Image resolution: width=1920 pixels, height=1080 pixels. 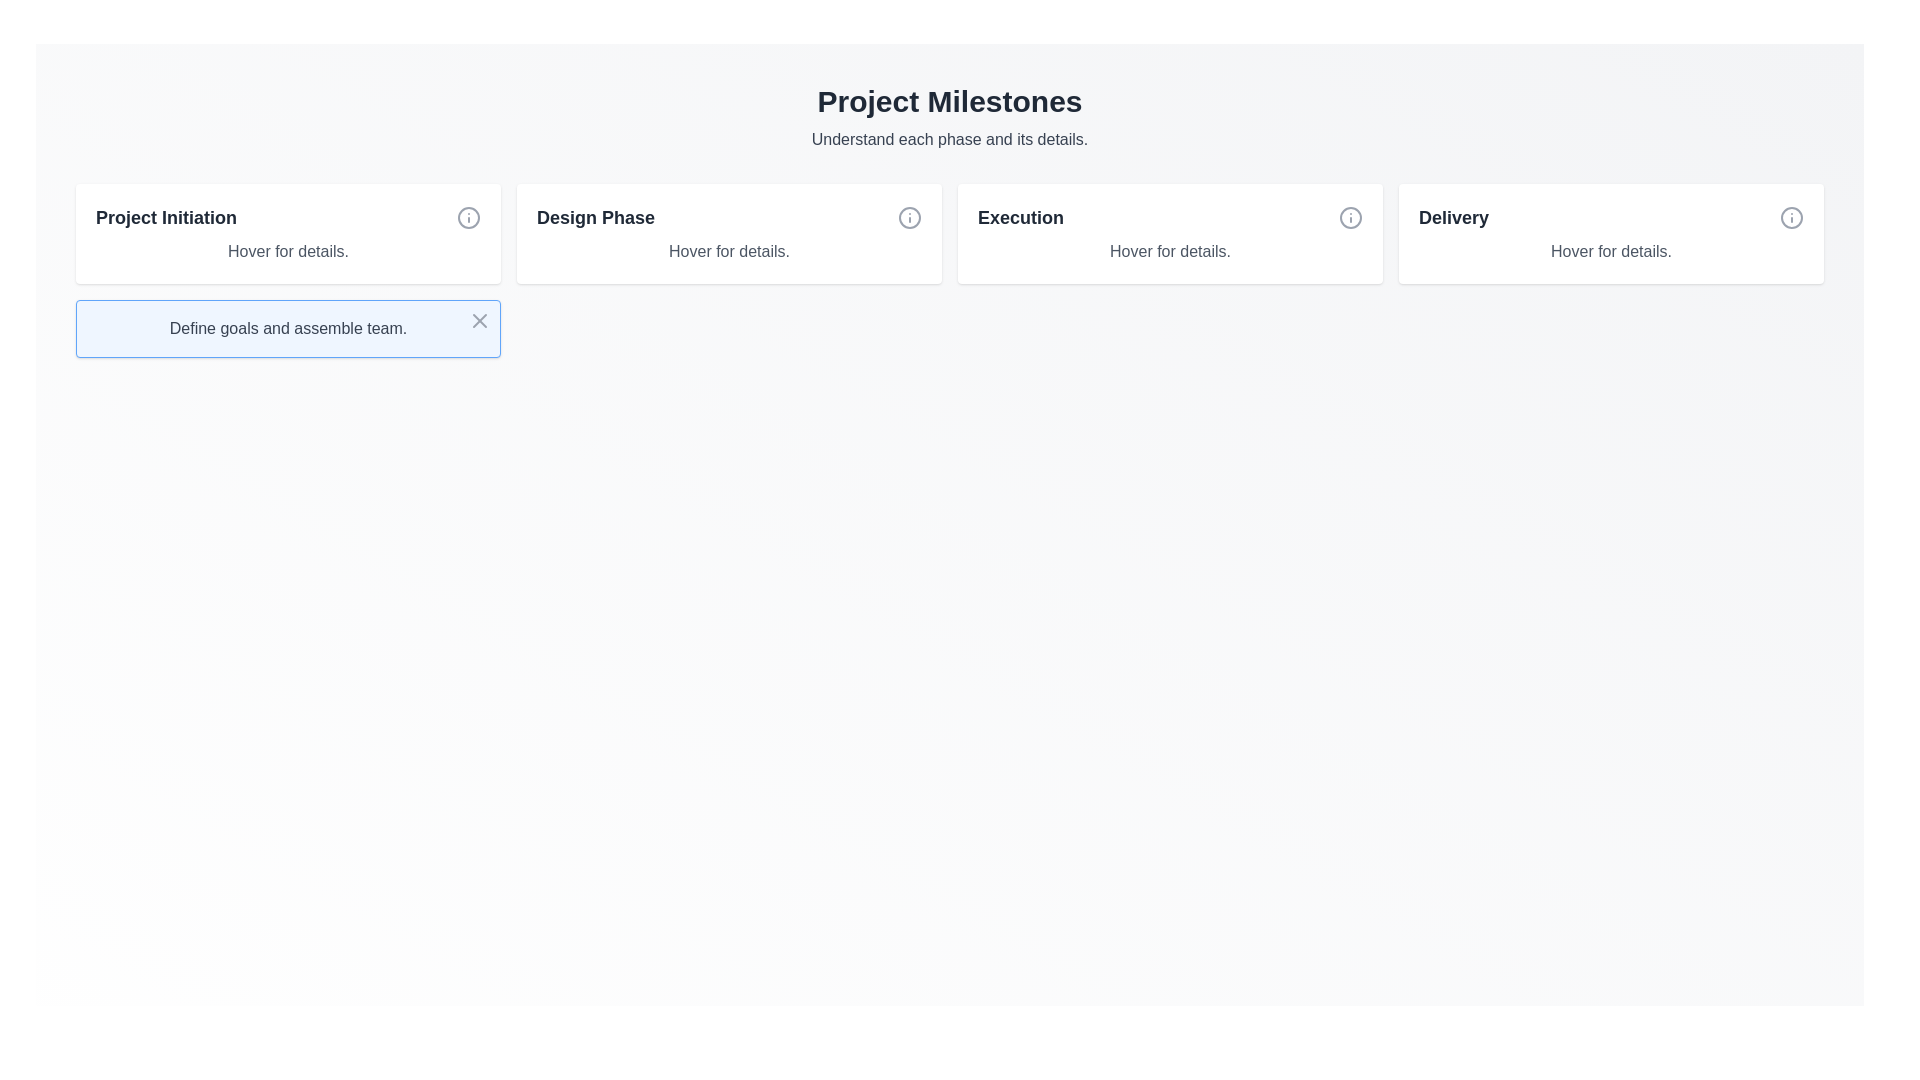 What do you see at coordinates (468, 218) in the screenshot?
I see `the circular SVG icon with a gray outer circle and a small dot inside, located to the right of the text 'Project Initiation'` at bounding box center [468, 218].